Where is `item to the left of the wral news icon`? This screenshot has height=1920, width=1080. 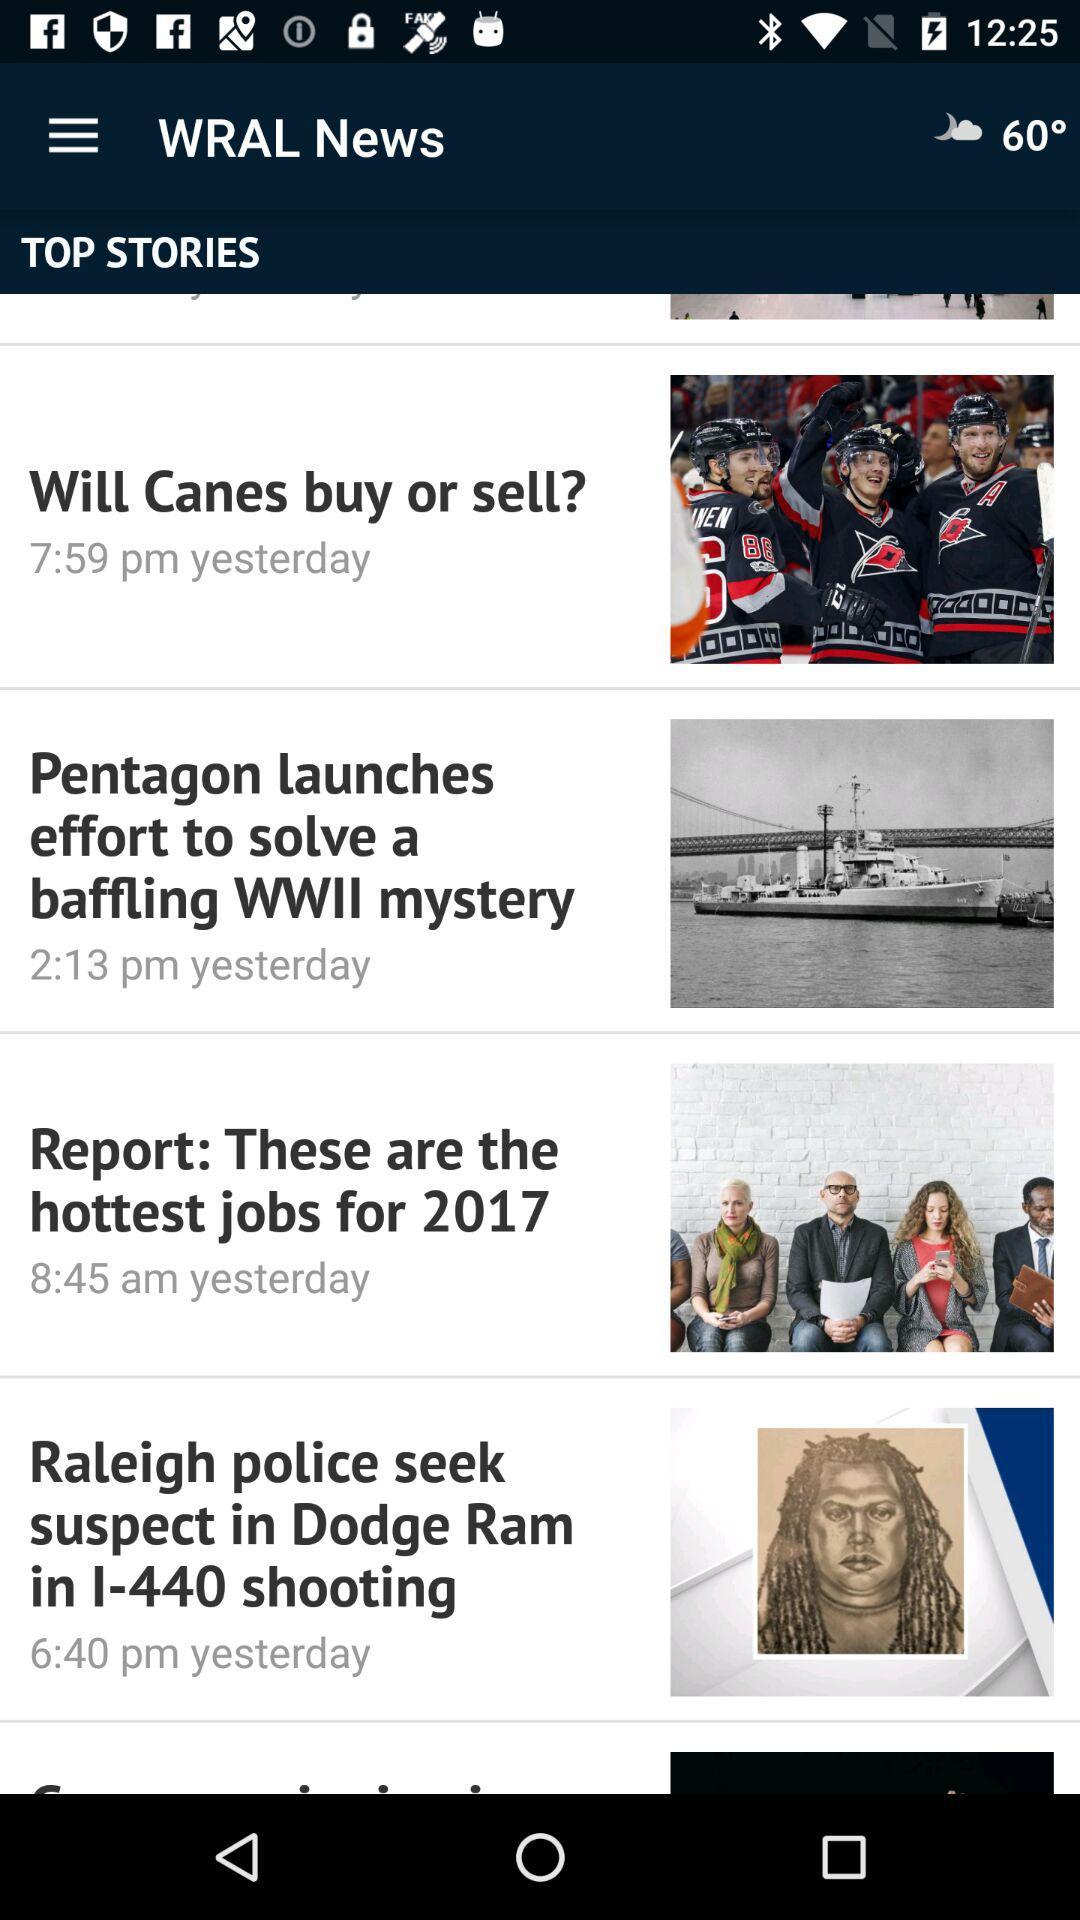 item to the left of the wral news icon is located at coordinates (72, 135).